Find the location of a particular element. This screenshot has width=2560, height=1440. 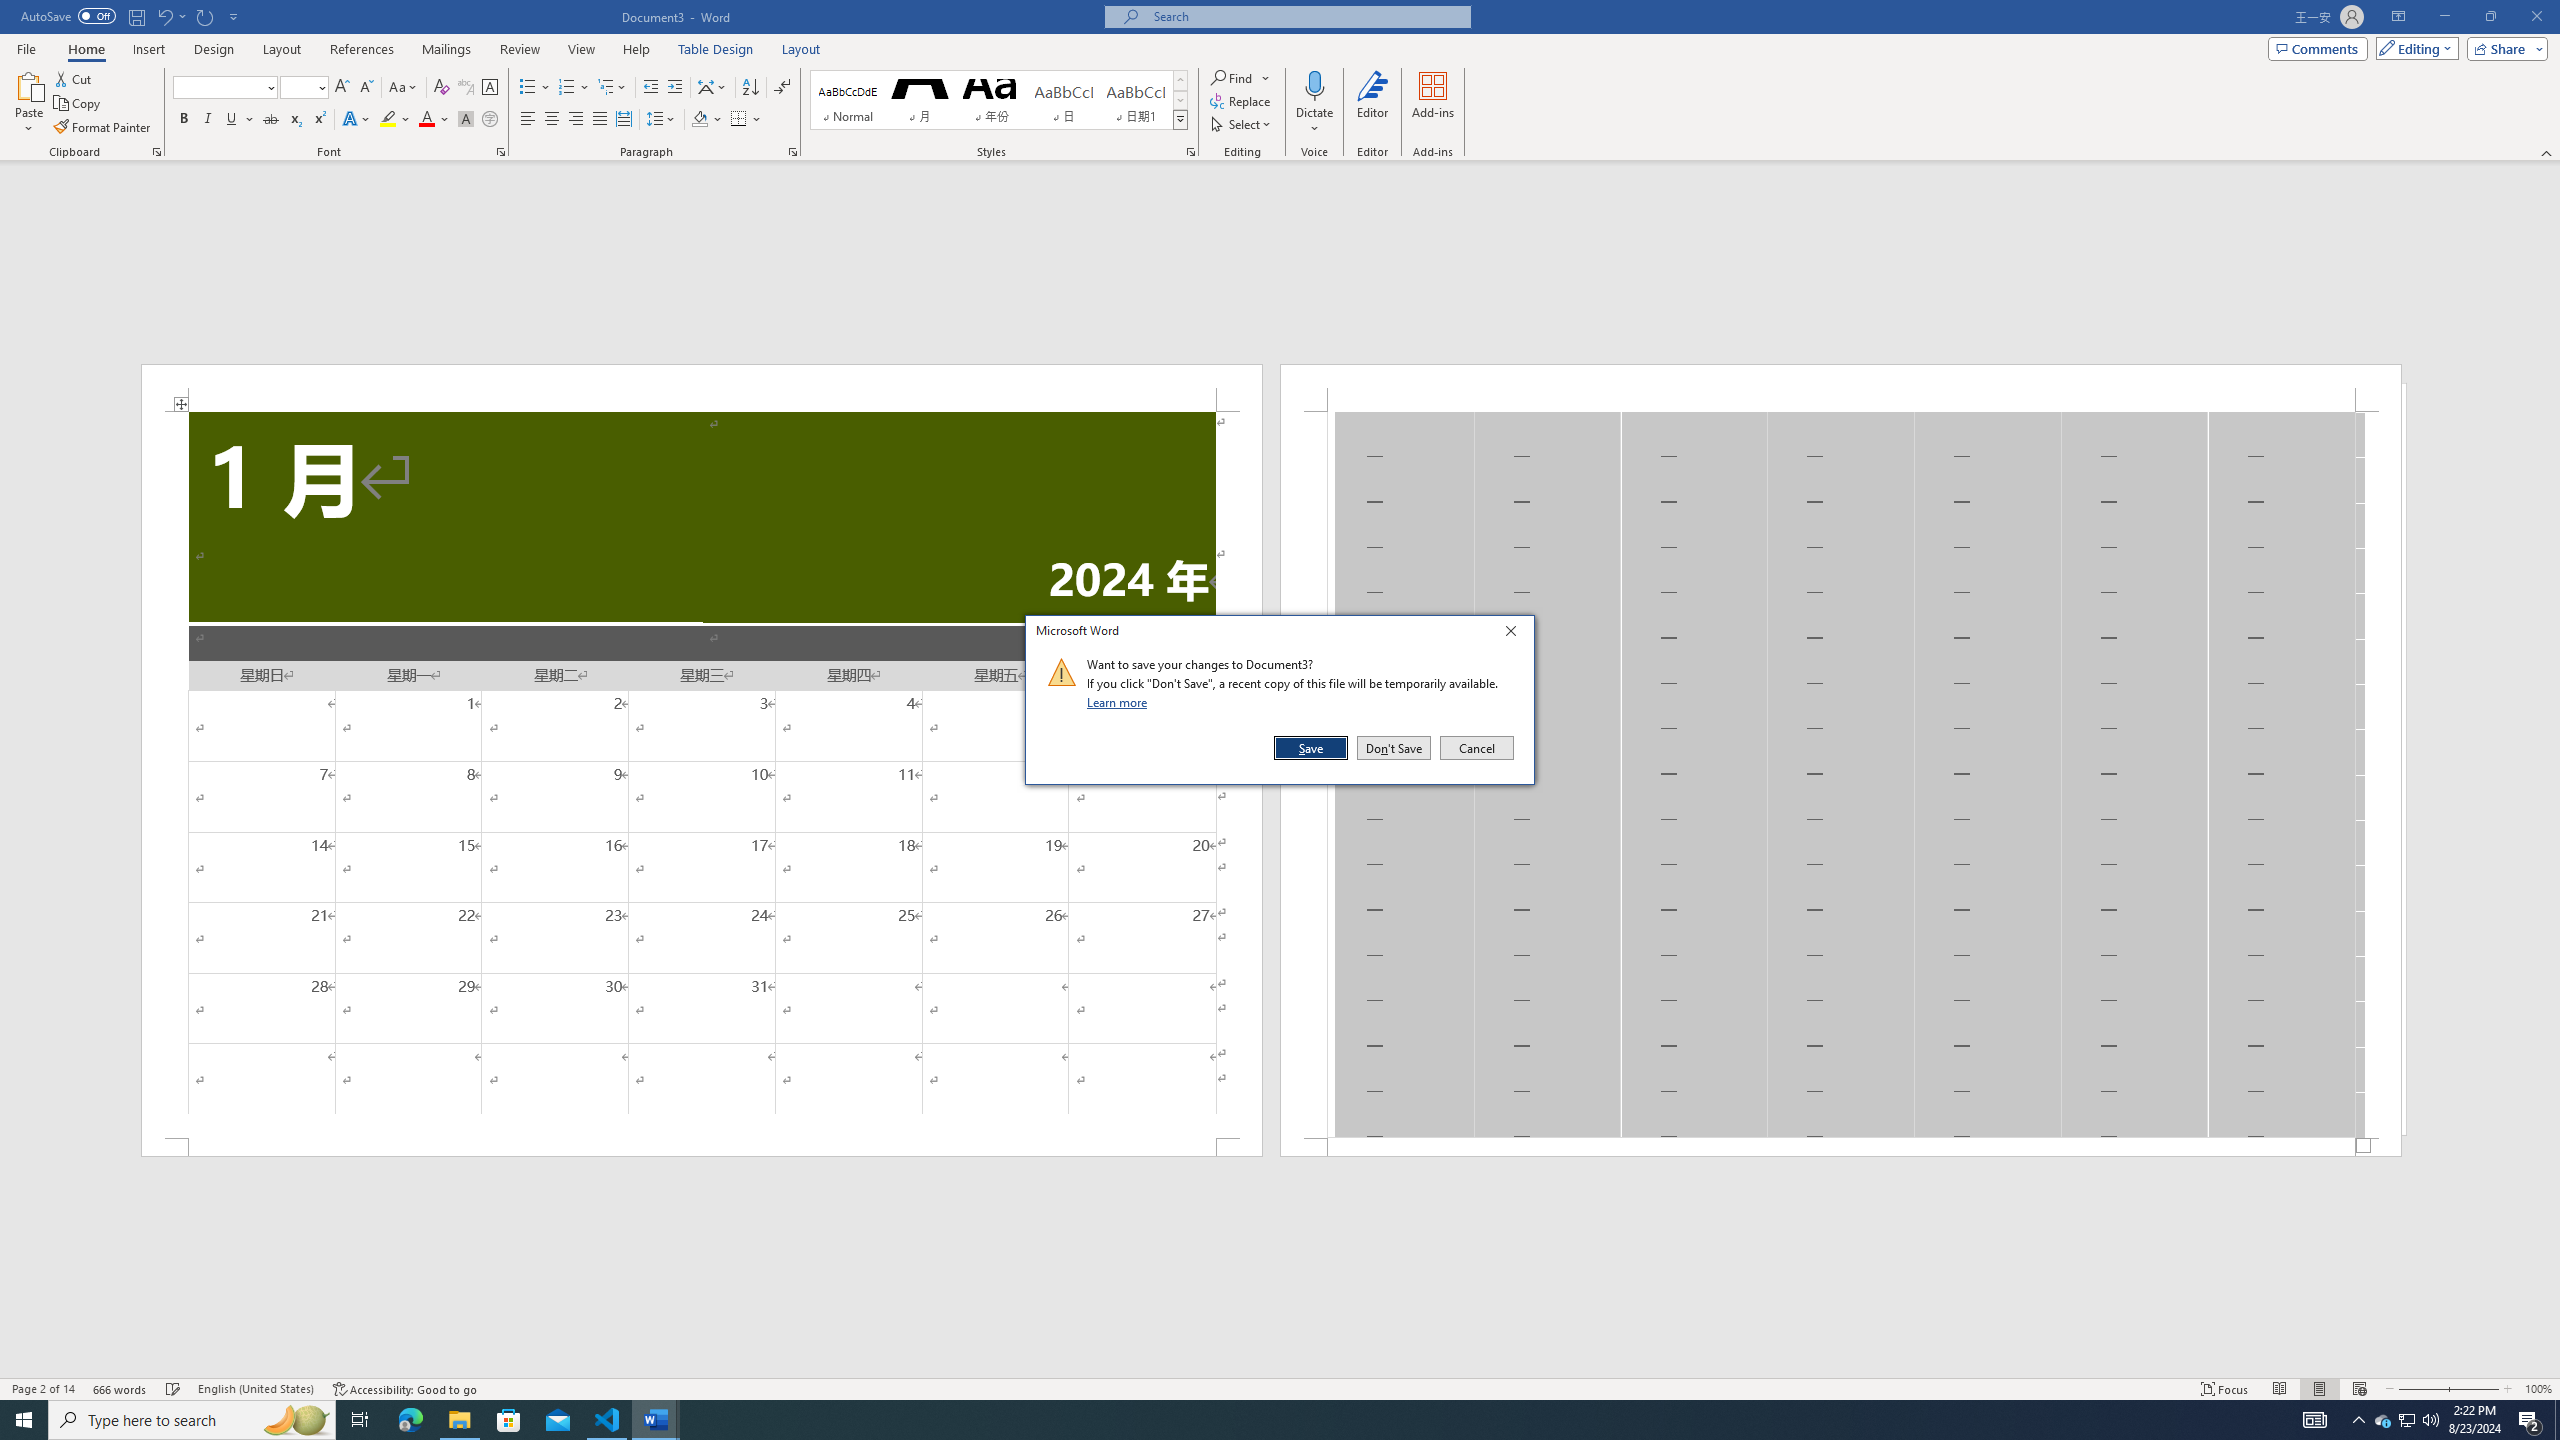

'Office Clipboard...' is located at coordinates (155, 150).